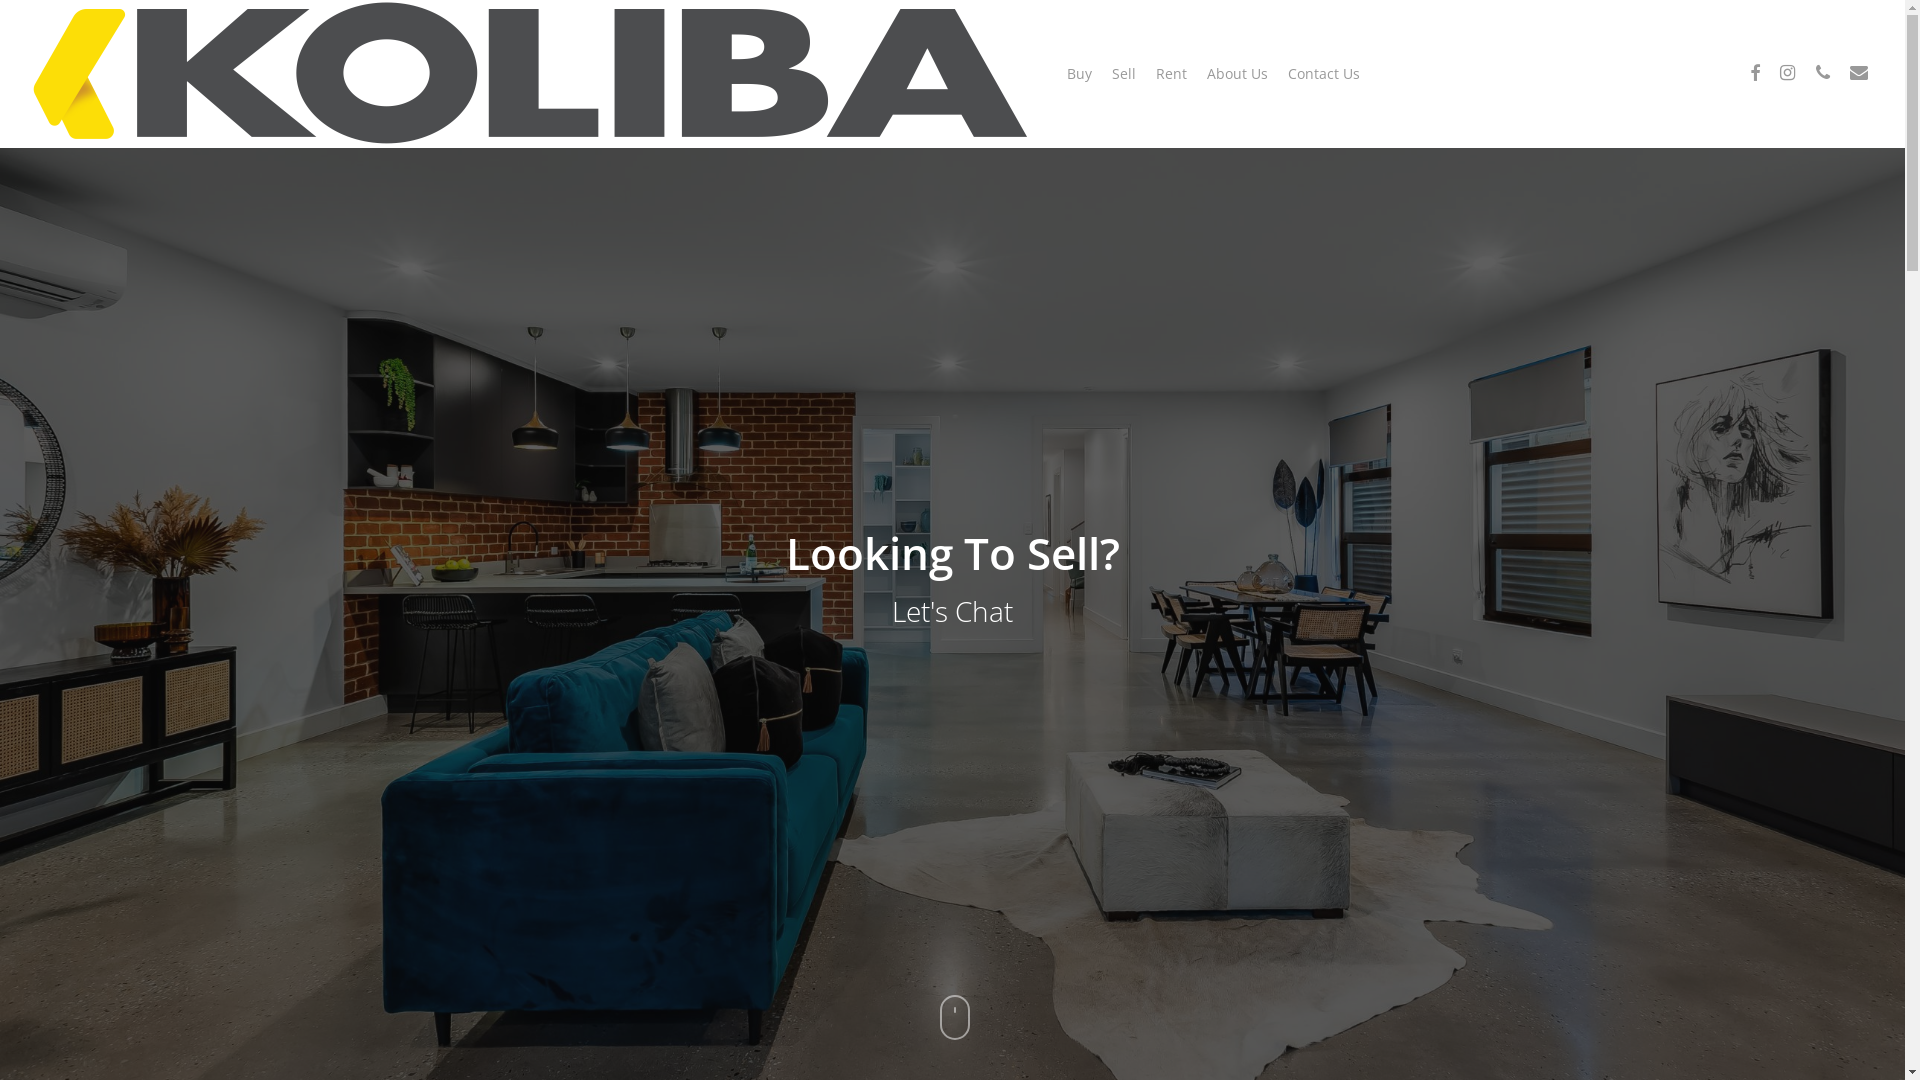 The height and width of the screenshot is (1080, 1920). What do you see at coordinates (1823, 72) in the screenshot?
I see `'phone'` at bounding box center [1823, 72].